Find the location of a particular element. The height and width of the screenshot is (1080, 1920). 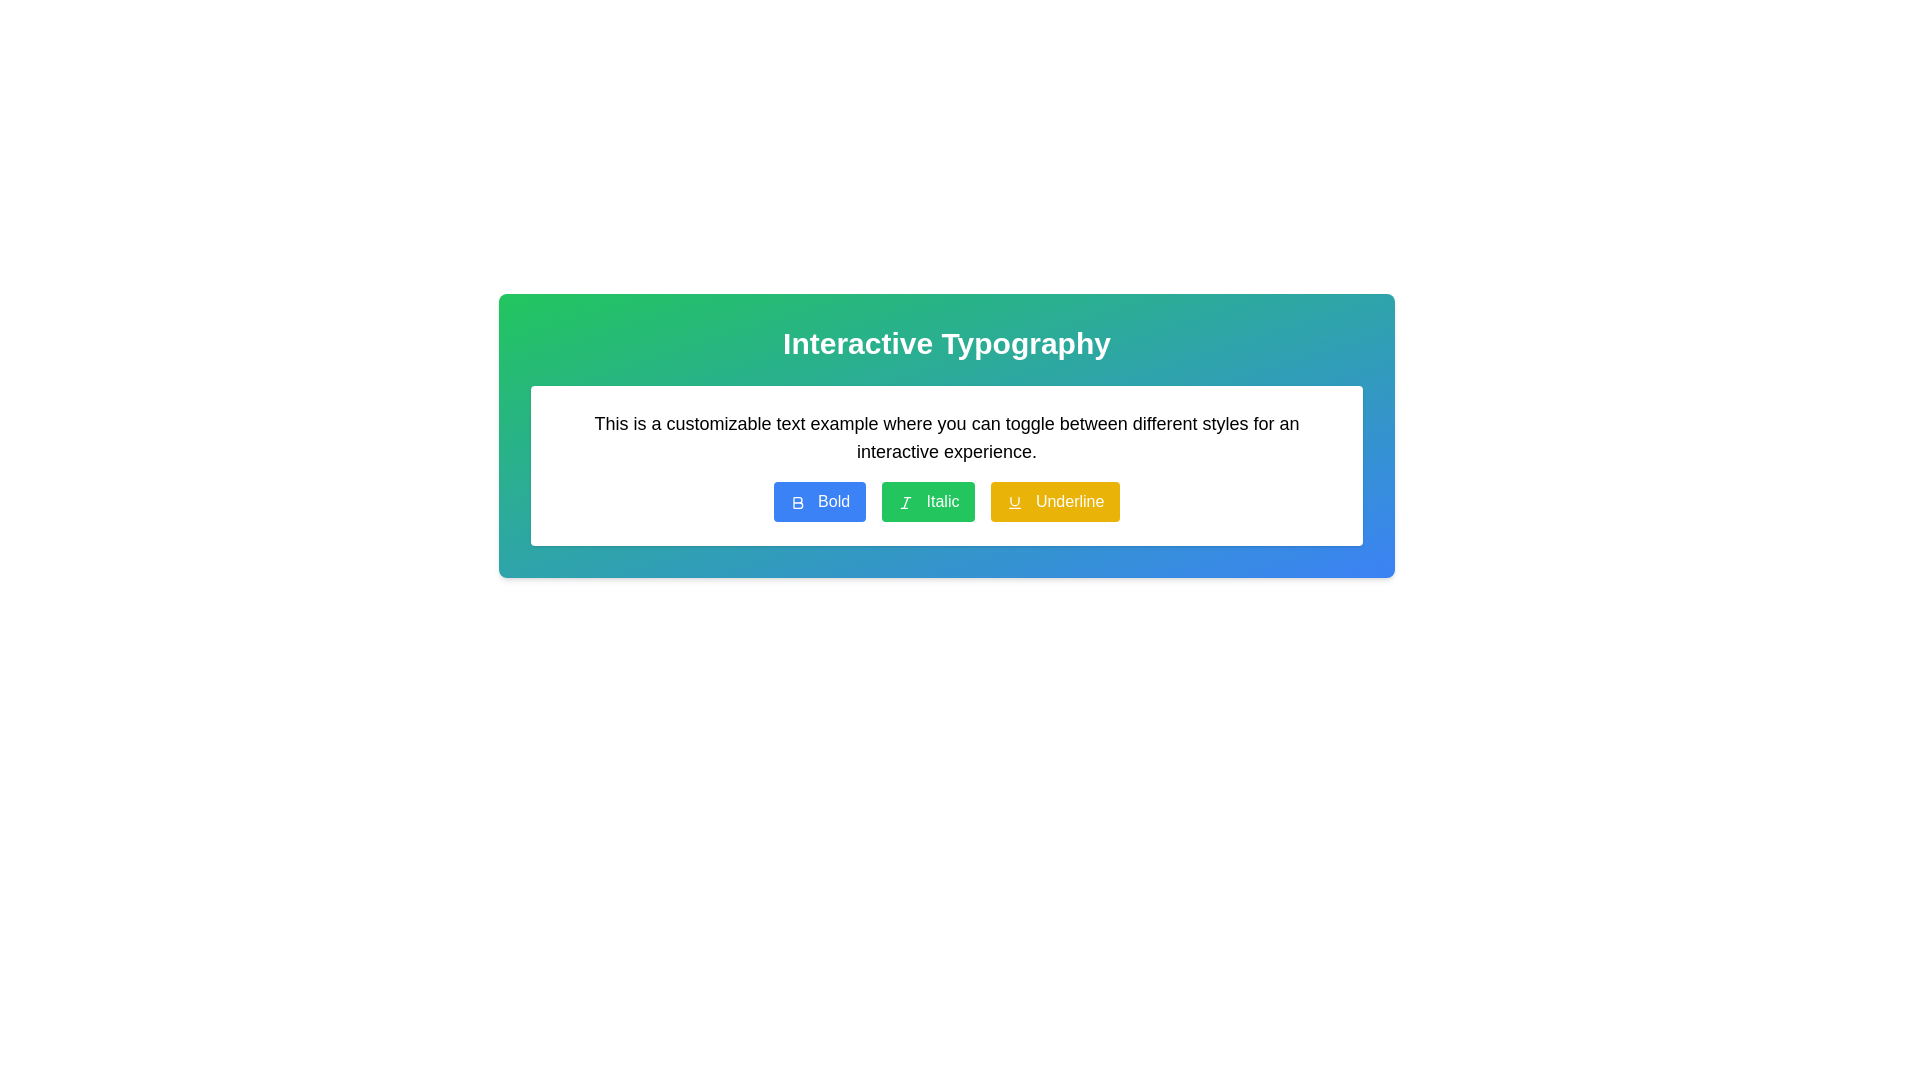

the underline toggle icon that is part of the button labeled 'Underline', positioned at the end of a horizontal row of buttons below the description text box is located at coordinates (1015, 501).